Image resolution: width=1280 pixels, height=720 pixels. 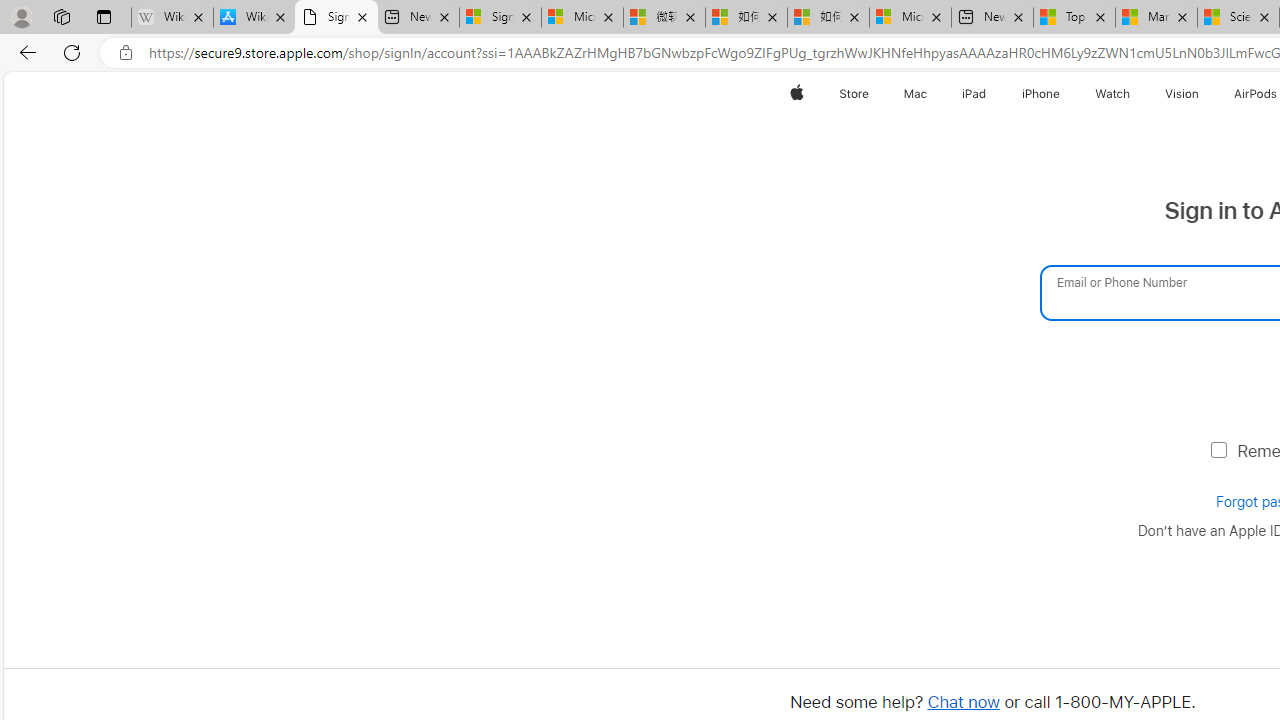 I want to click on 'iPhone', so click(x=1040, y=93).